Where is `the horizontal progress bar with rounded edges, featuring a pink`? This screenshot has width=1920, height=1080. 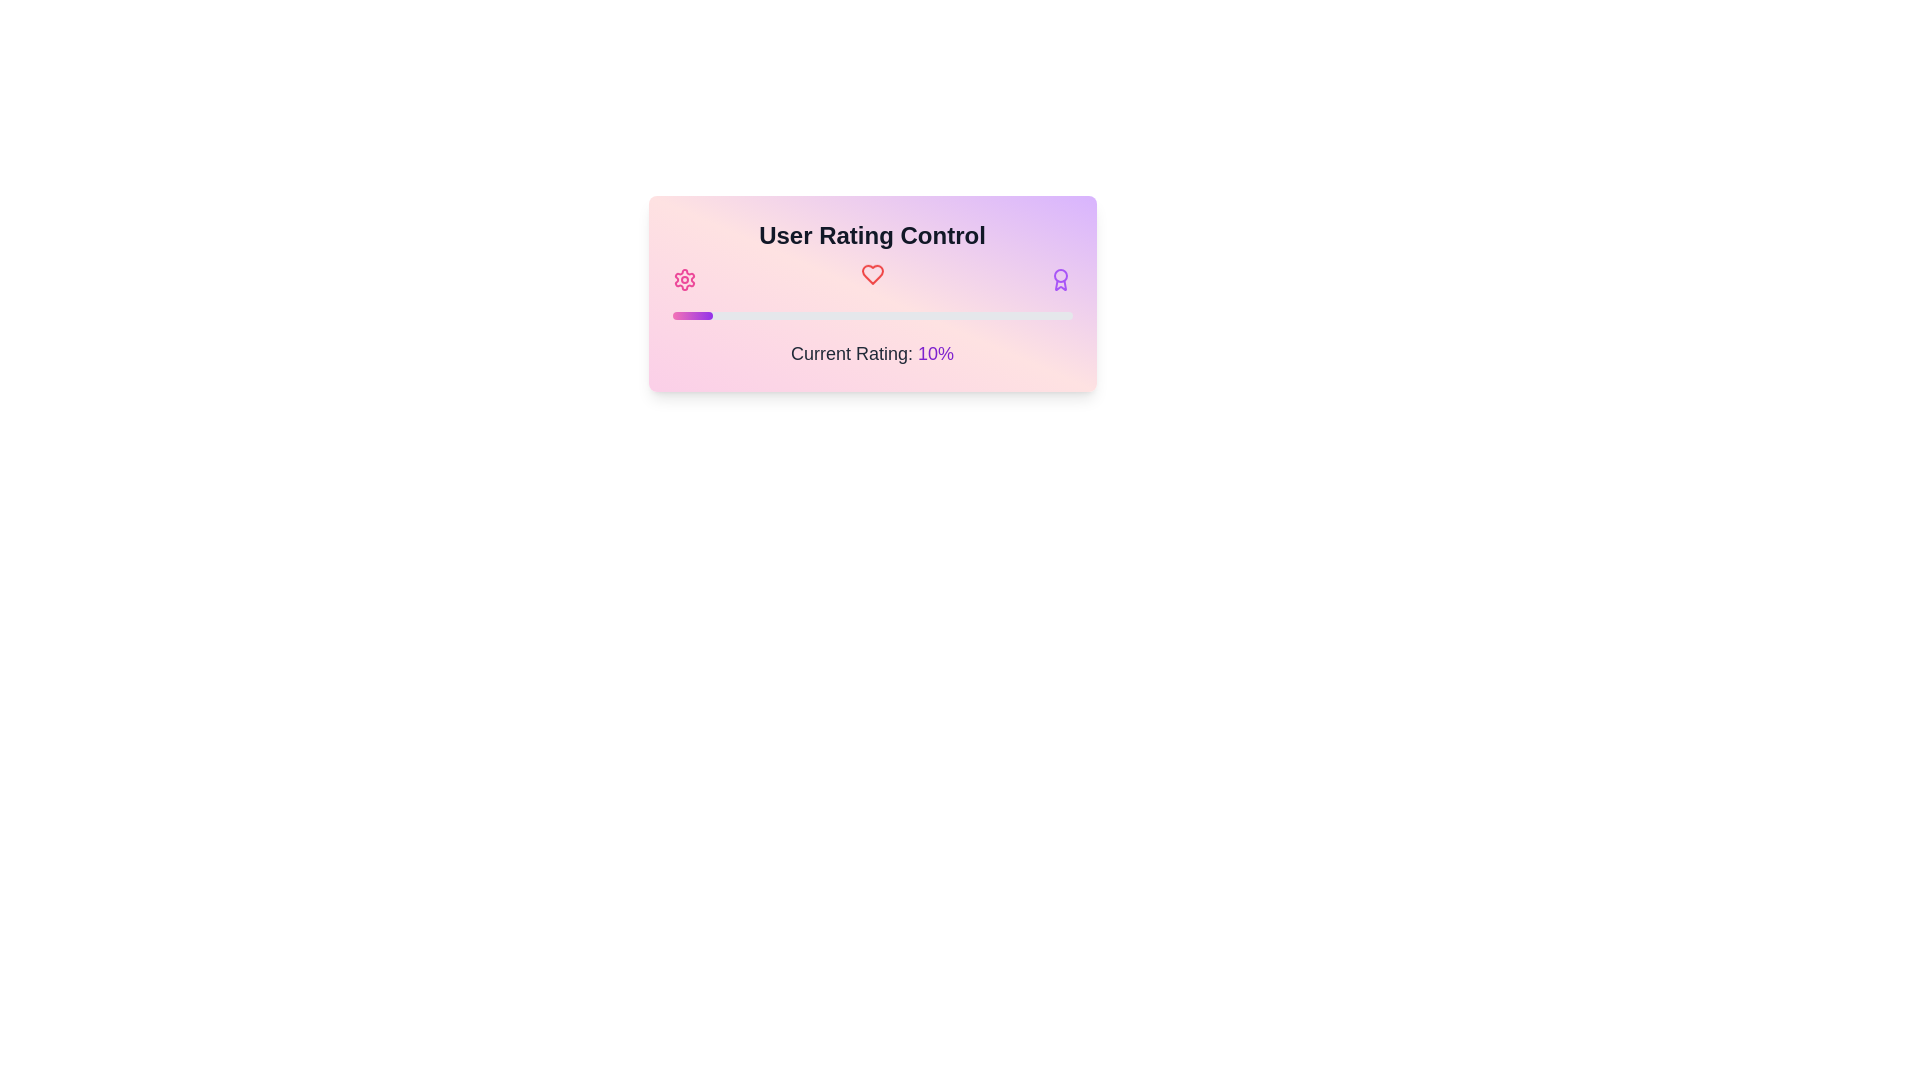
the horizontal progress bar with rounded edges, featuring a pink is located at coordinates (872, 315).